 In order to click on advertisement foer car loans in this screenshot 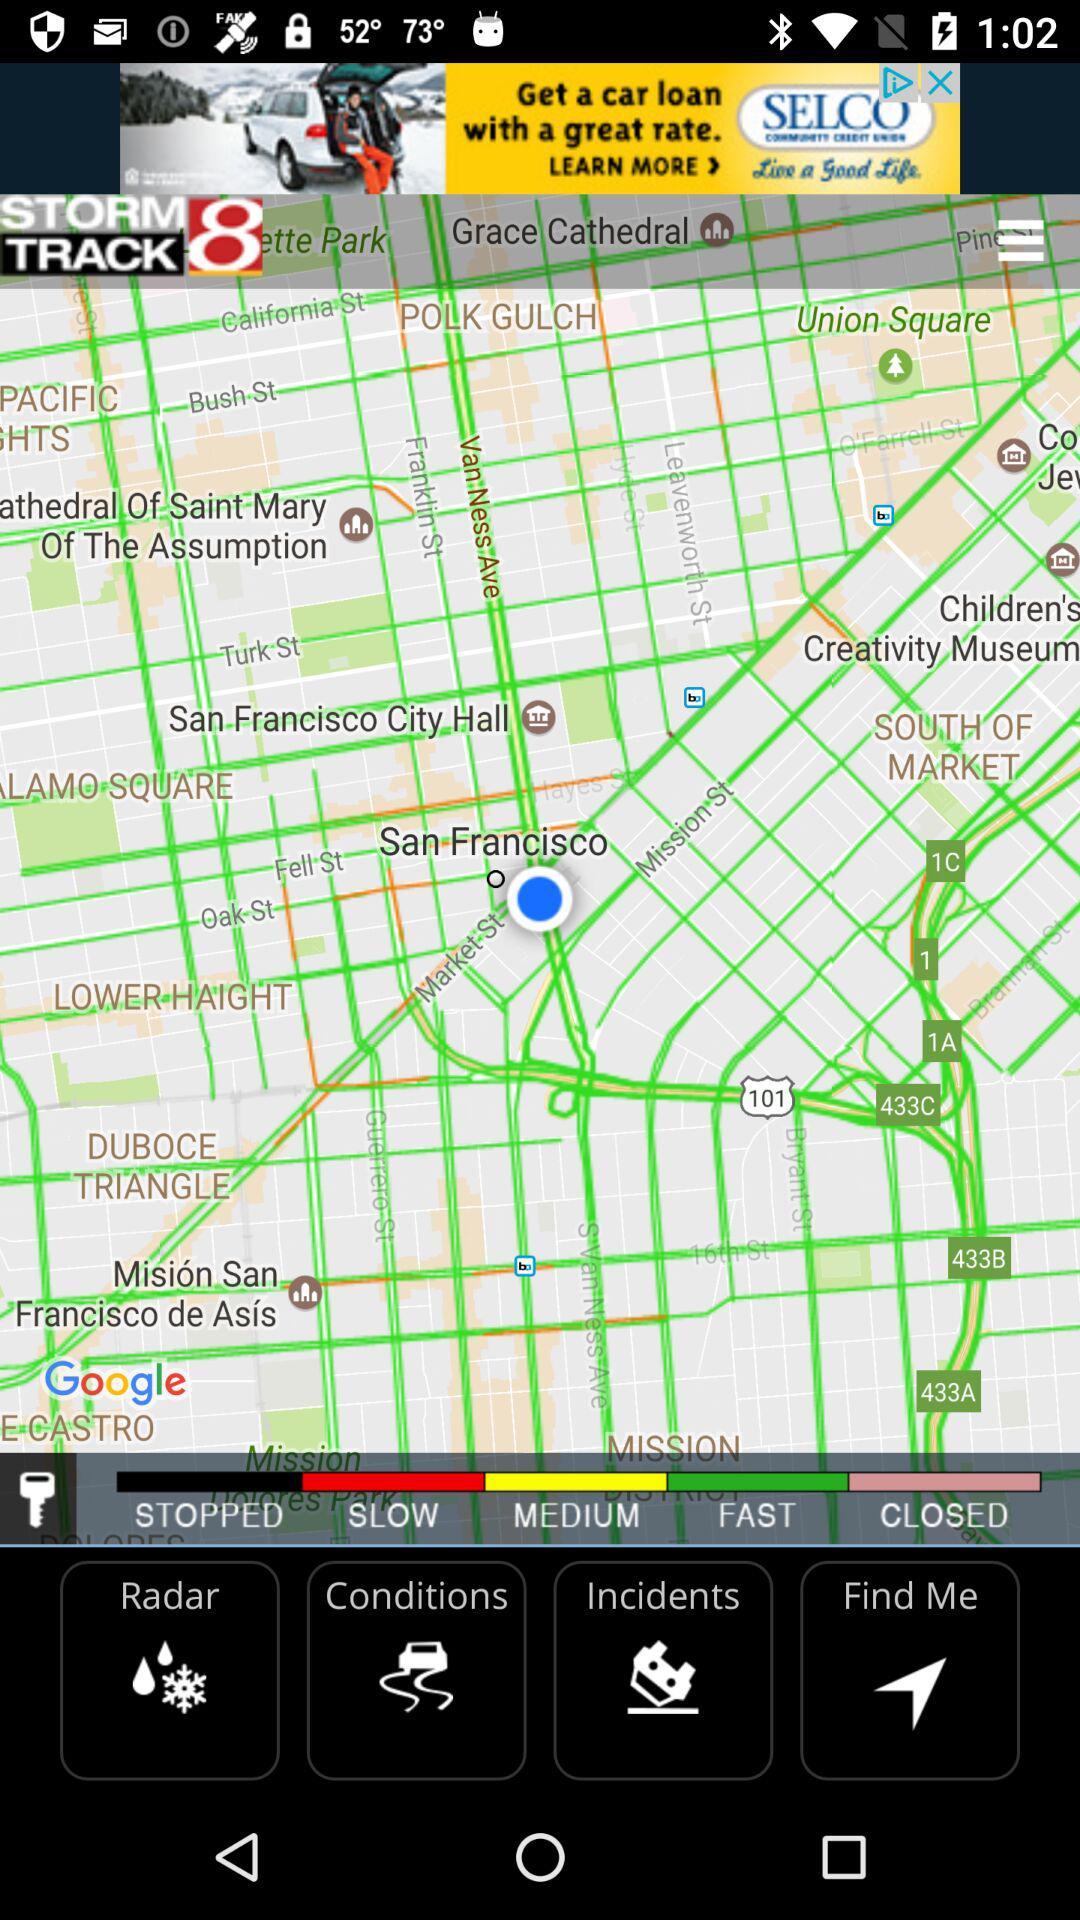, I will do `click(540, 127)`.